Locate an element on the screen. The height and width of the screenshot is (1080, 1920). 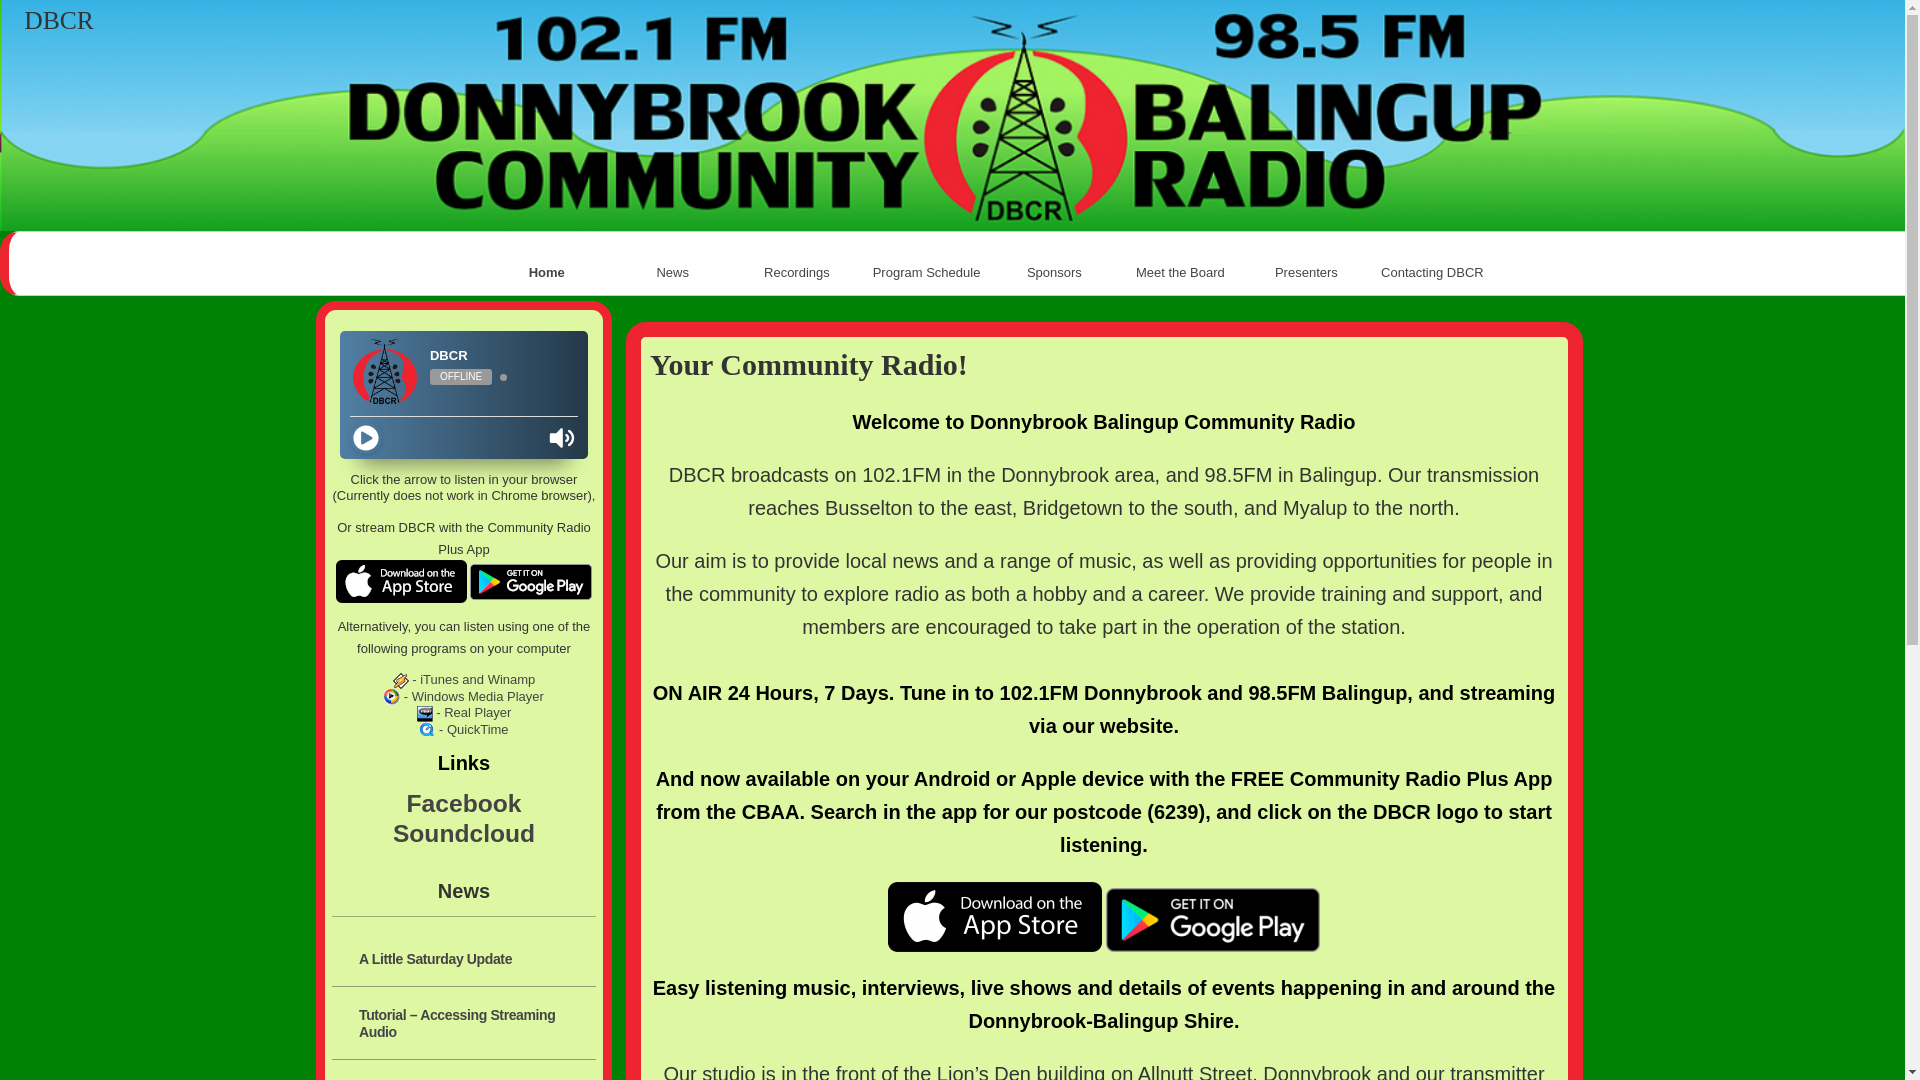
'Contacting DBCR' is located at coordinates (1430, 273).